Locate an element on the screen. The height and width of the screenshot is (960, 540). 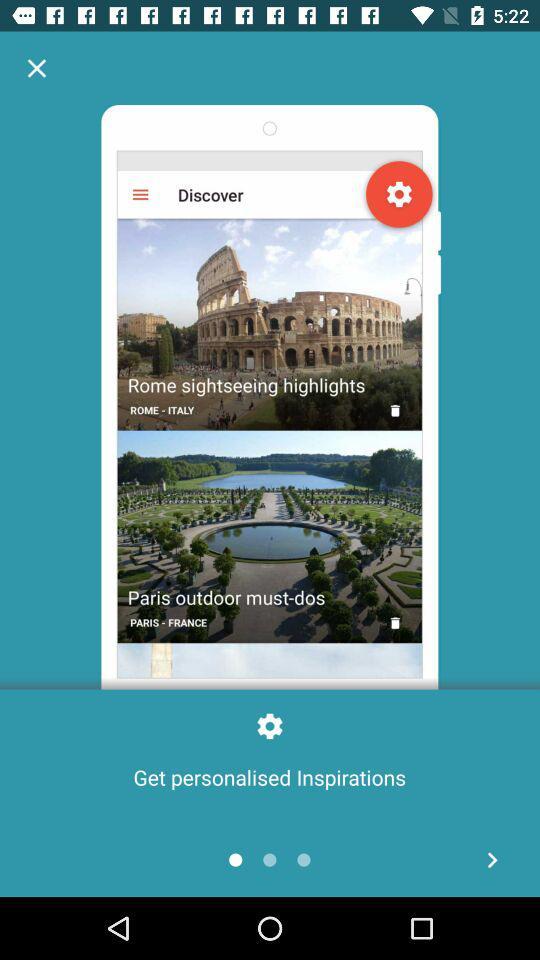
next is located at coordinates (491, 859).